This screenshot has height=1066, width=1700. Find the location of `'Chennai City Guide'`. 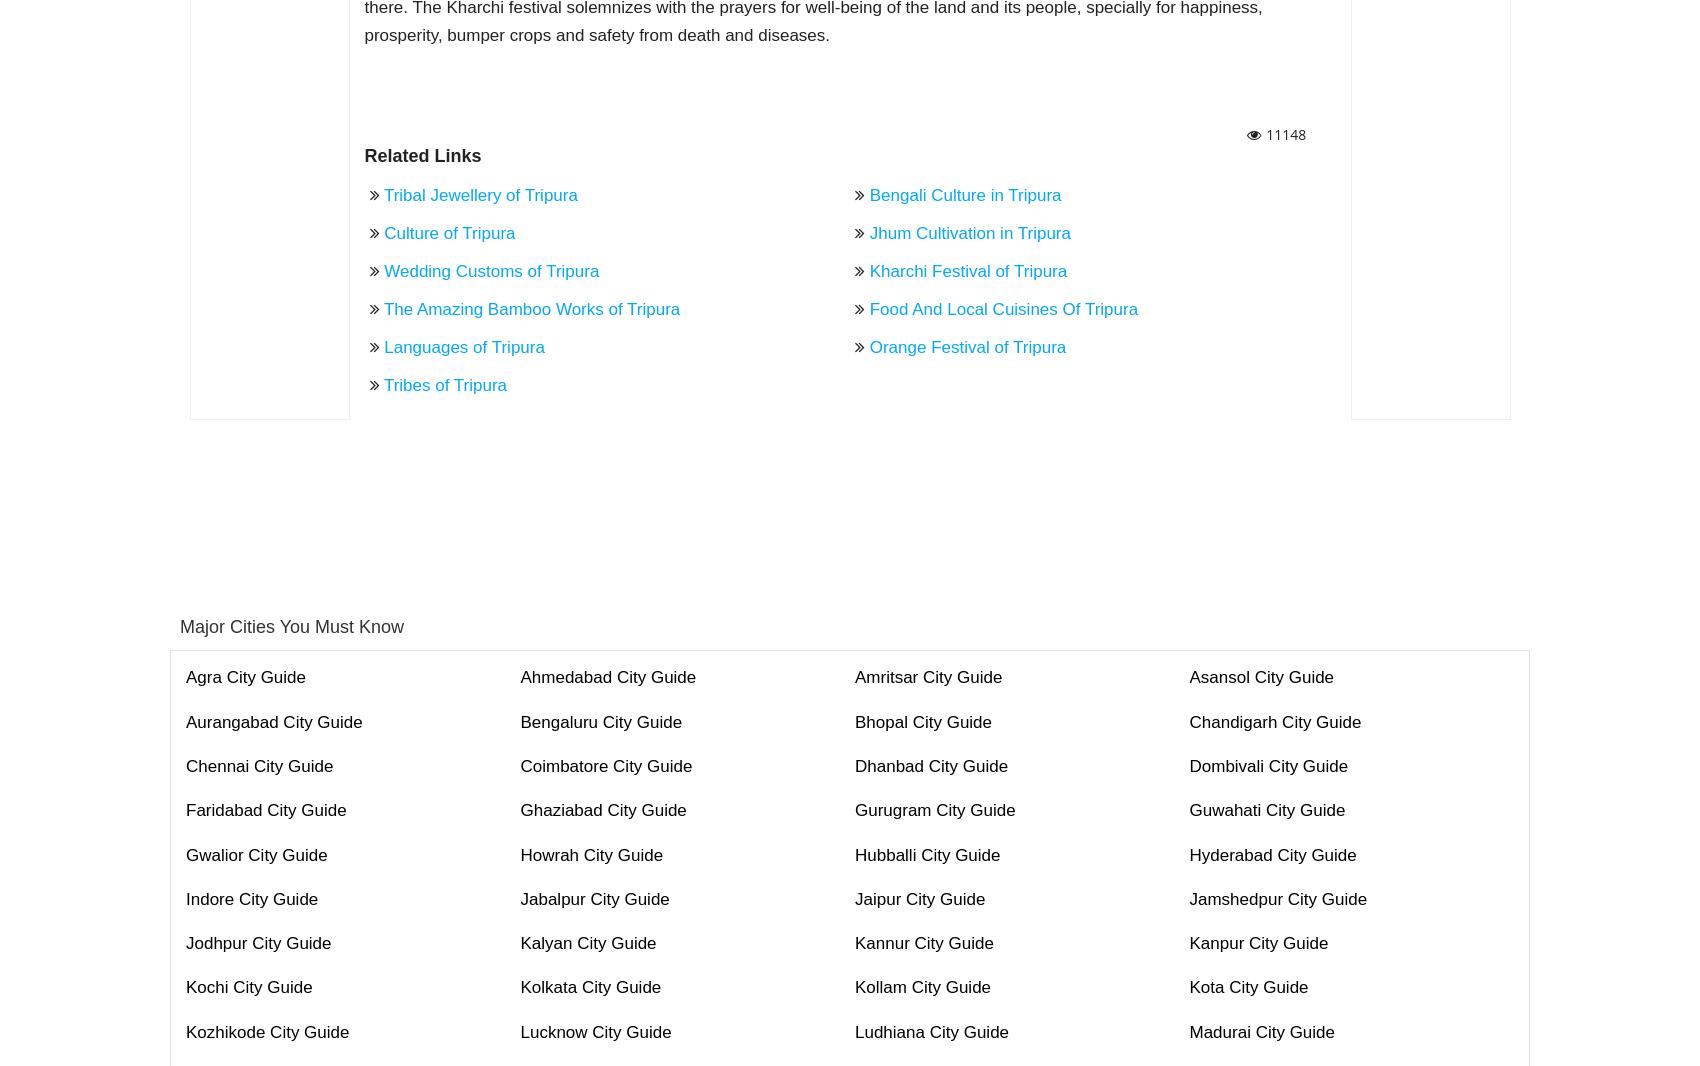

'Chennai City Guide' is located at coordinates (259, 765).